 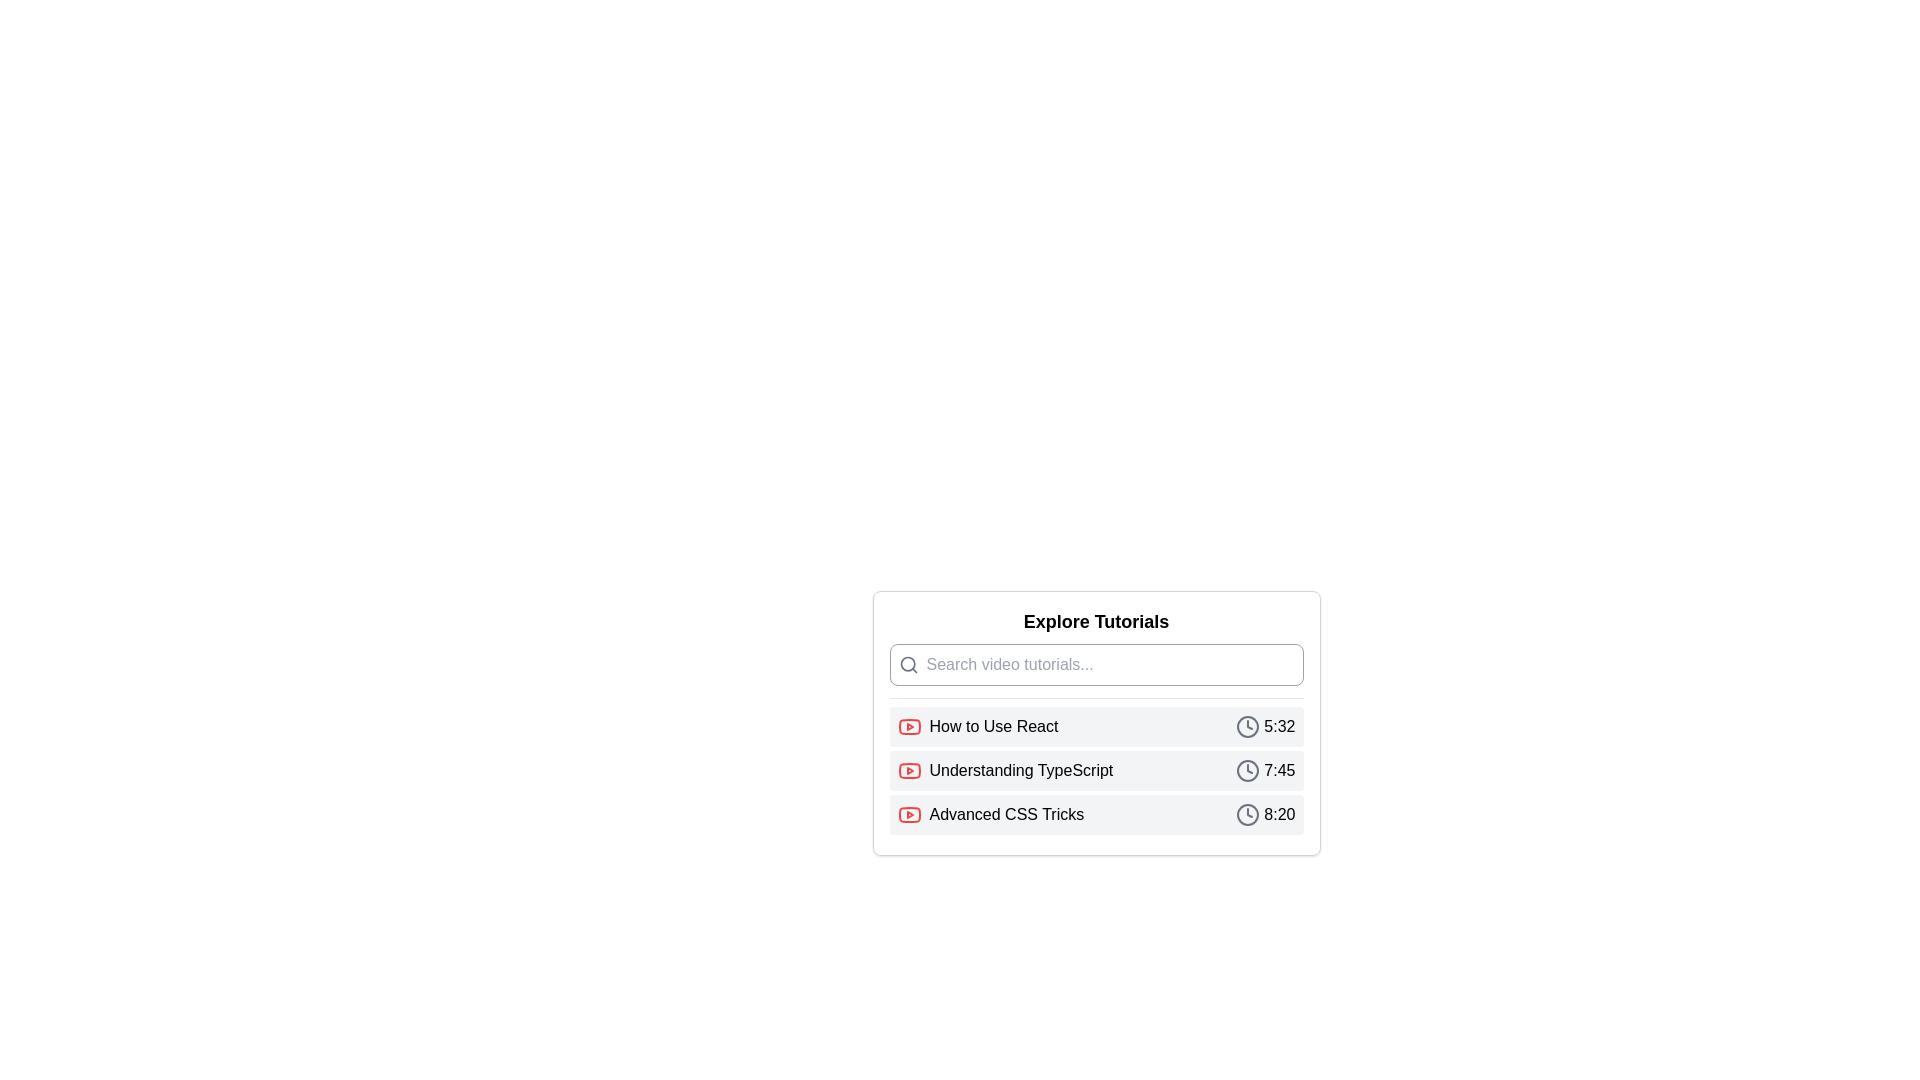 What do you see at coordinates (1095, 723) in the screenshot?
I see `the first Clickable List Item titled 'How to Use React'` at bounding box center [1095, 723].